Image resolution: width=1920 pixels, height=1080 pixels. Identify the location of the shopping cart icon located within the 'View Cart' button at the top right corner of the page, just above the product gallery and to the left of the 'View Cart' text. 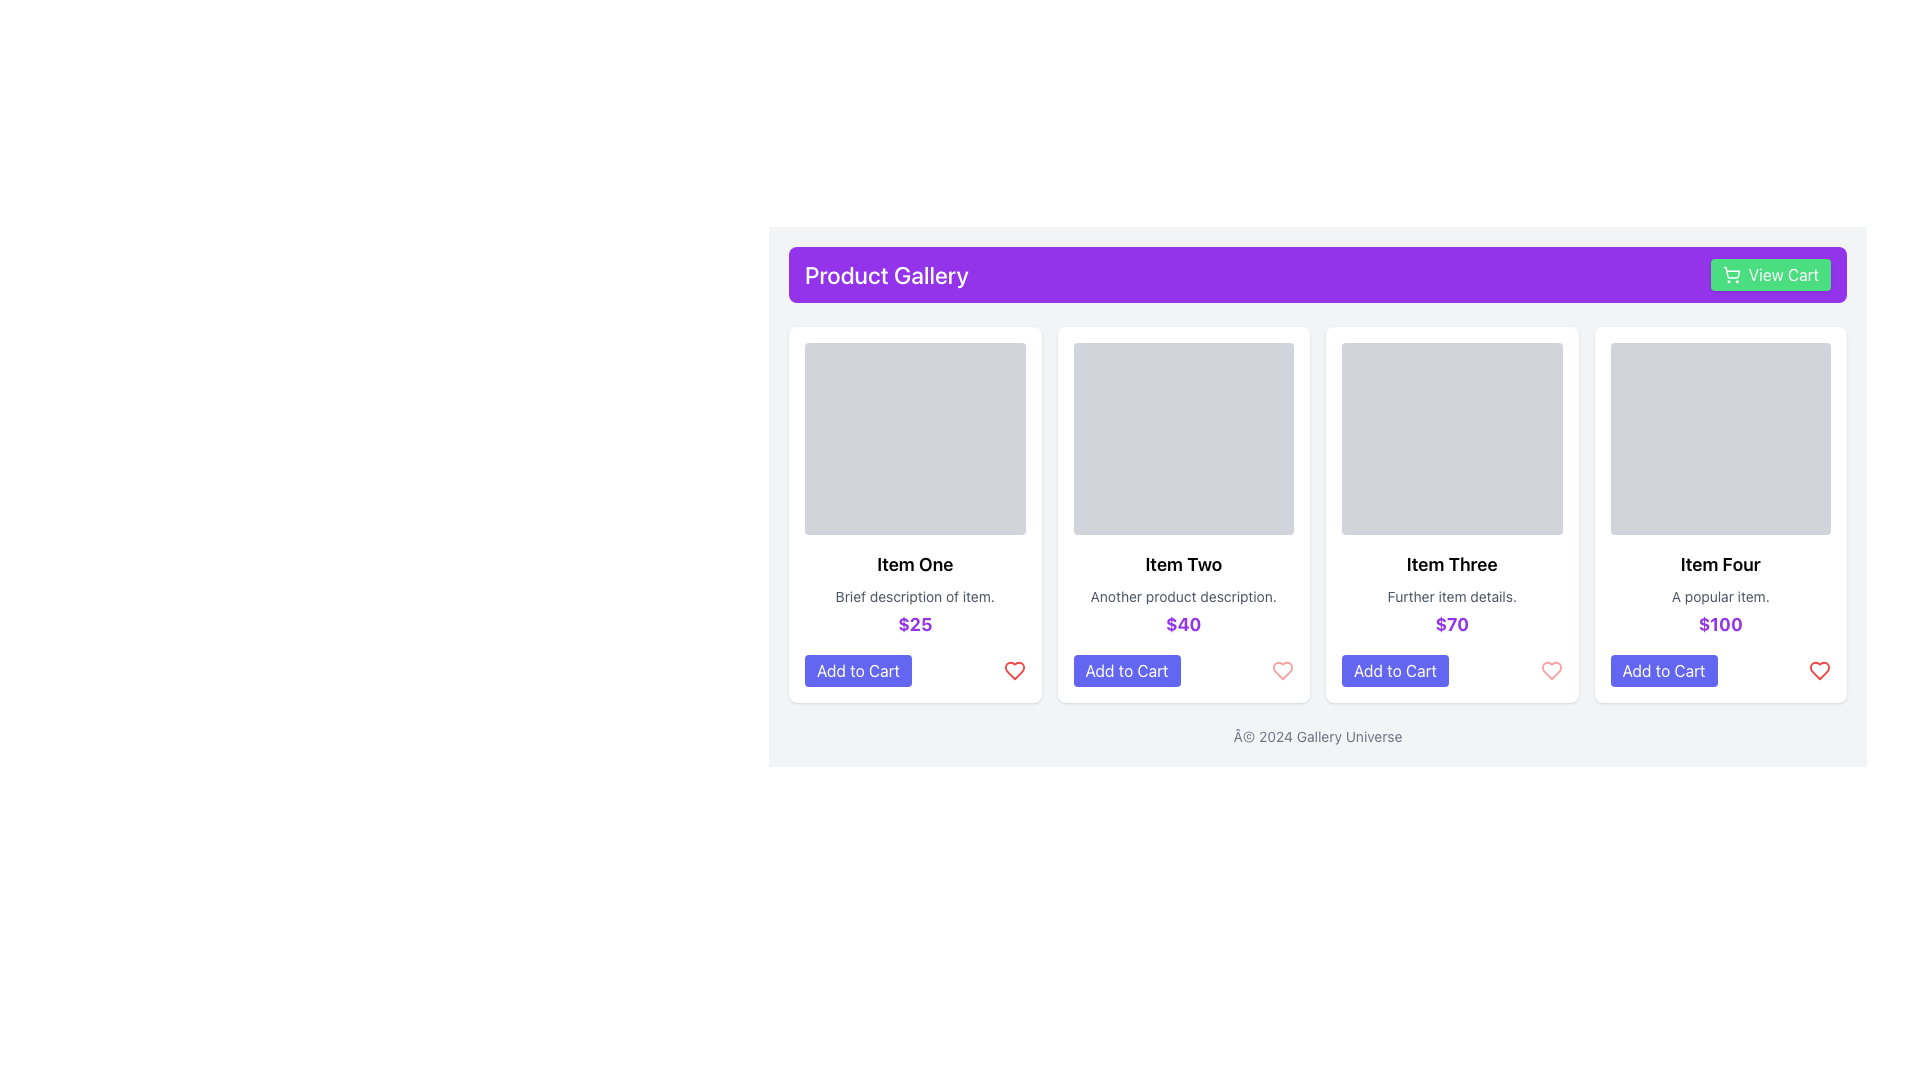
(1730, 274).